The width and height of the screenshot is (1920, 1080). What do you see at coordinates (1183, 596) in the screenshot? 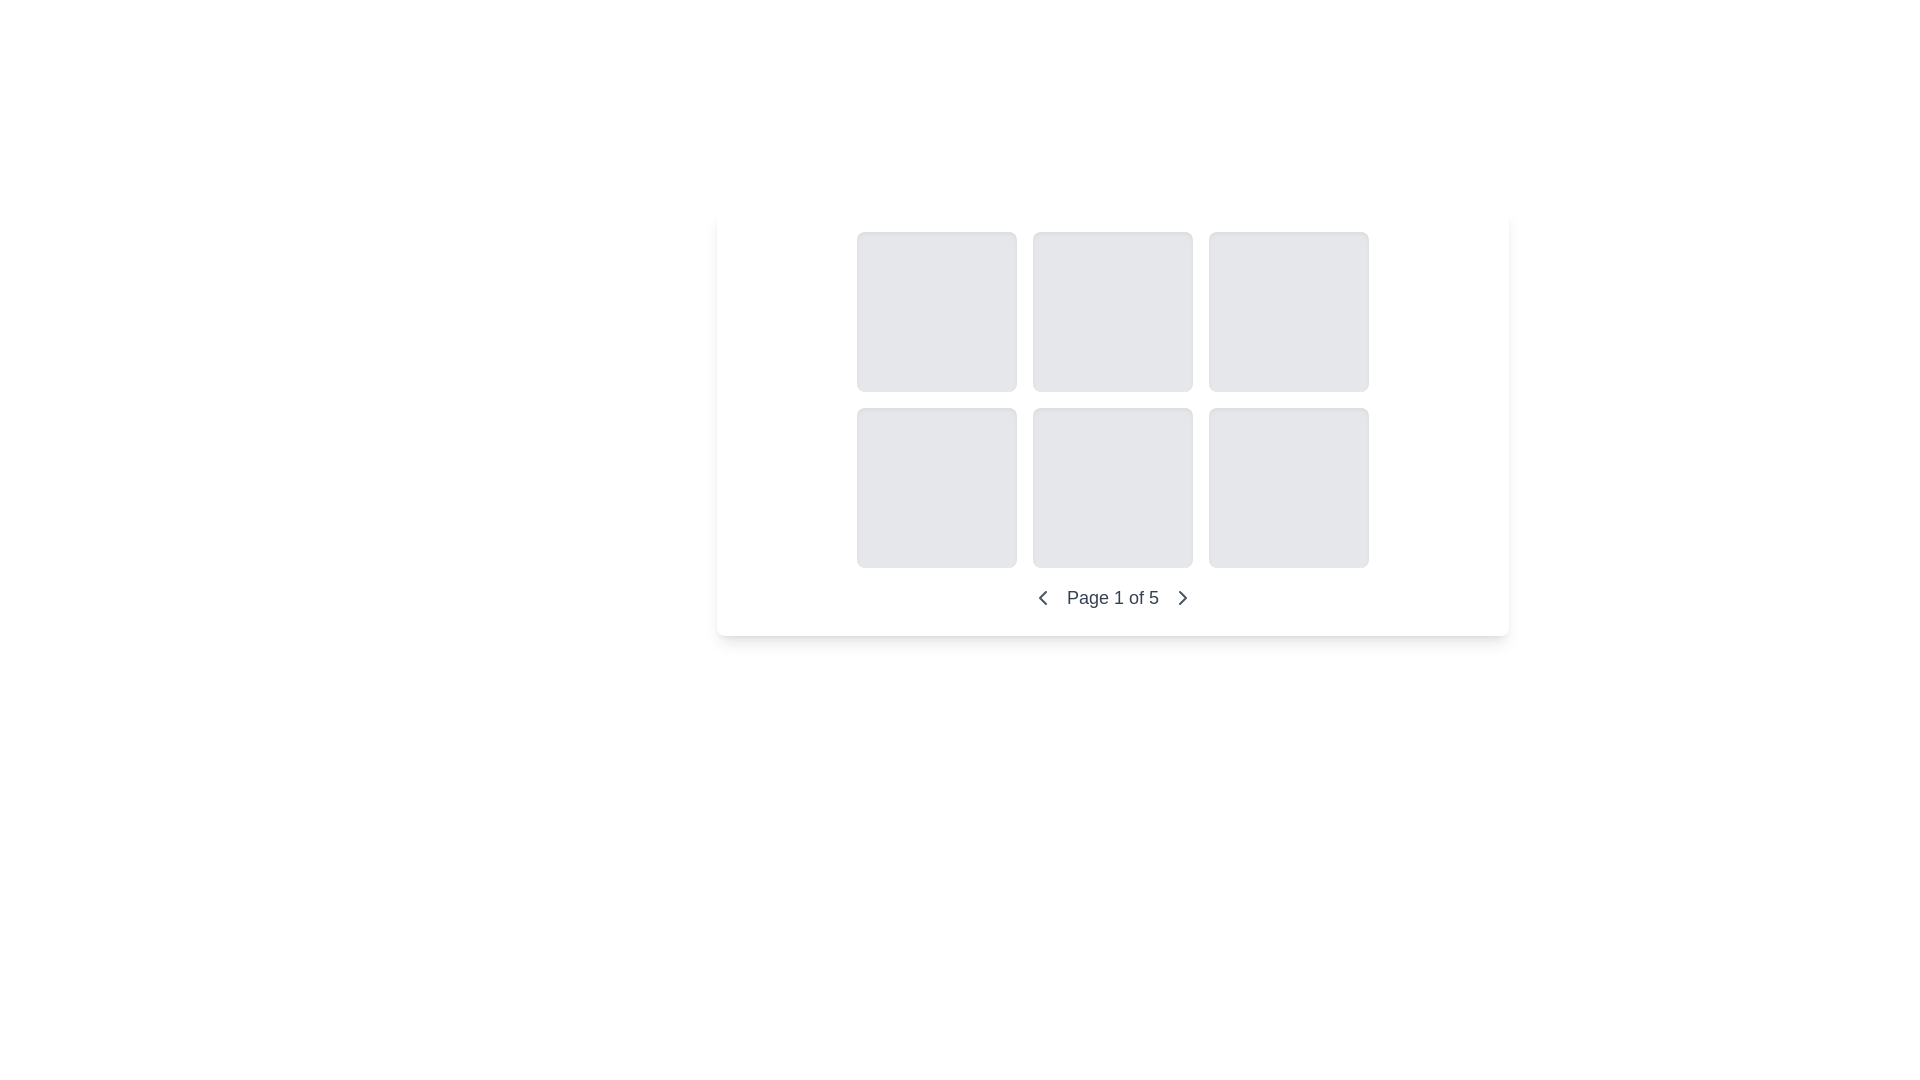
I see `the chevron-right icon for navigation to proceed to the next page in the page navigation controls located at the bottom-center of the interface` at bounding box center [1183, 596].